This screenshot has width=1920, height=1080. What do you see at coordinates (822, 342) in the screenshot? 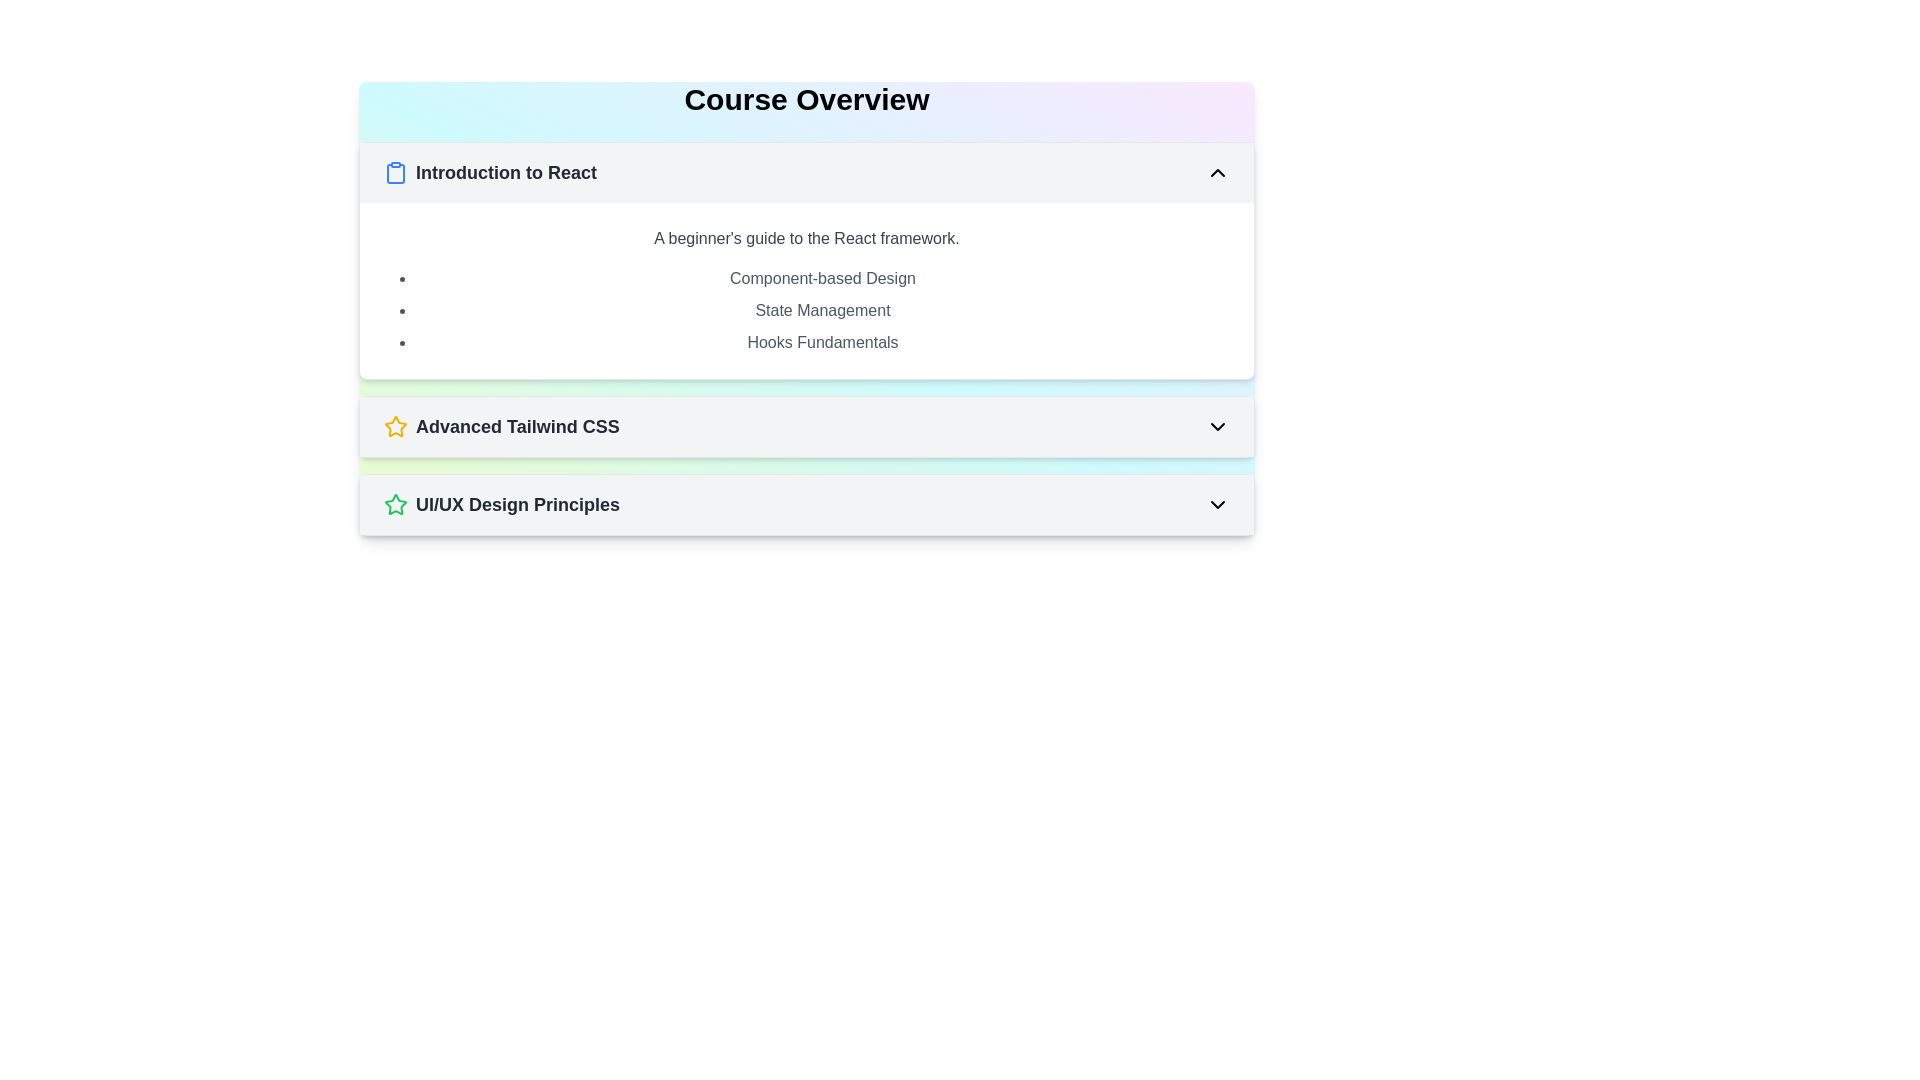
I see `the text element that represents the last item in the bulleted list under 'Introduction to React', which is located below 'State Management'` at bounding box center [822, 342].